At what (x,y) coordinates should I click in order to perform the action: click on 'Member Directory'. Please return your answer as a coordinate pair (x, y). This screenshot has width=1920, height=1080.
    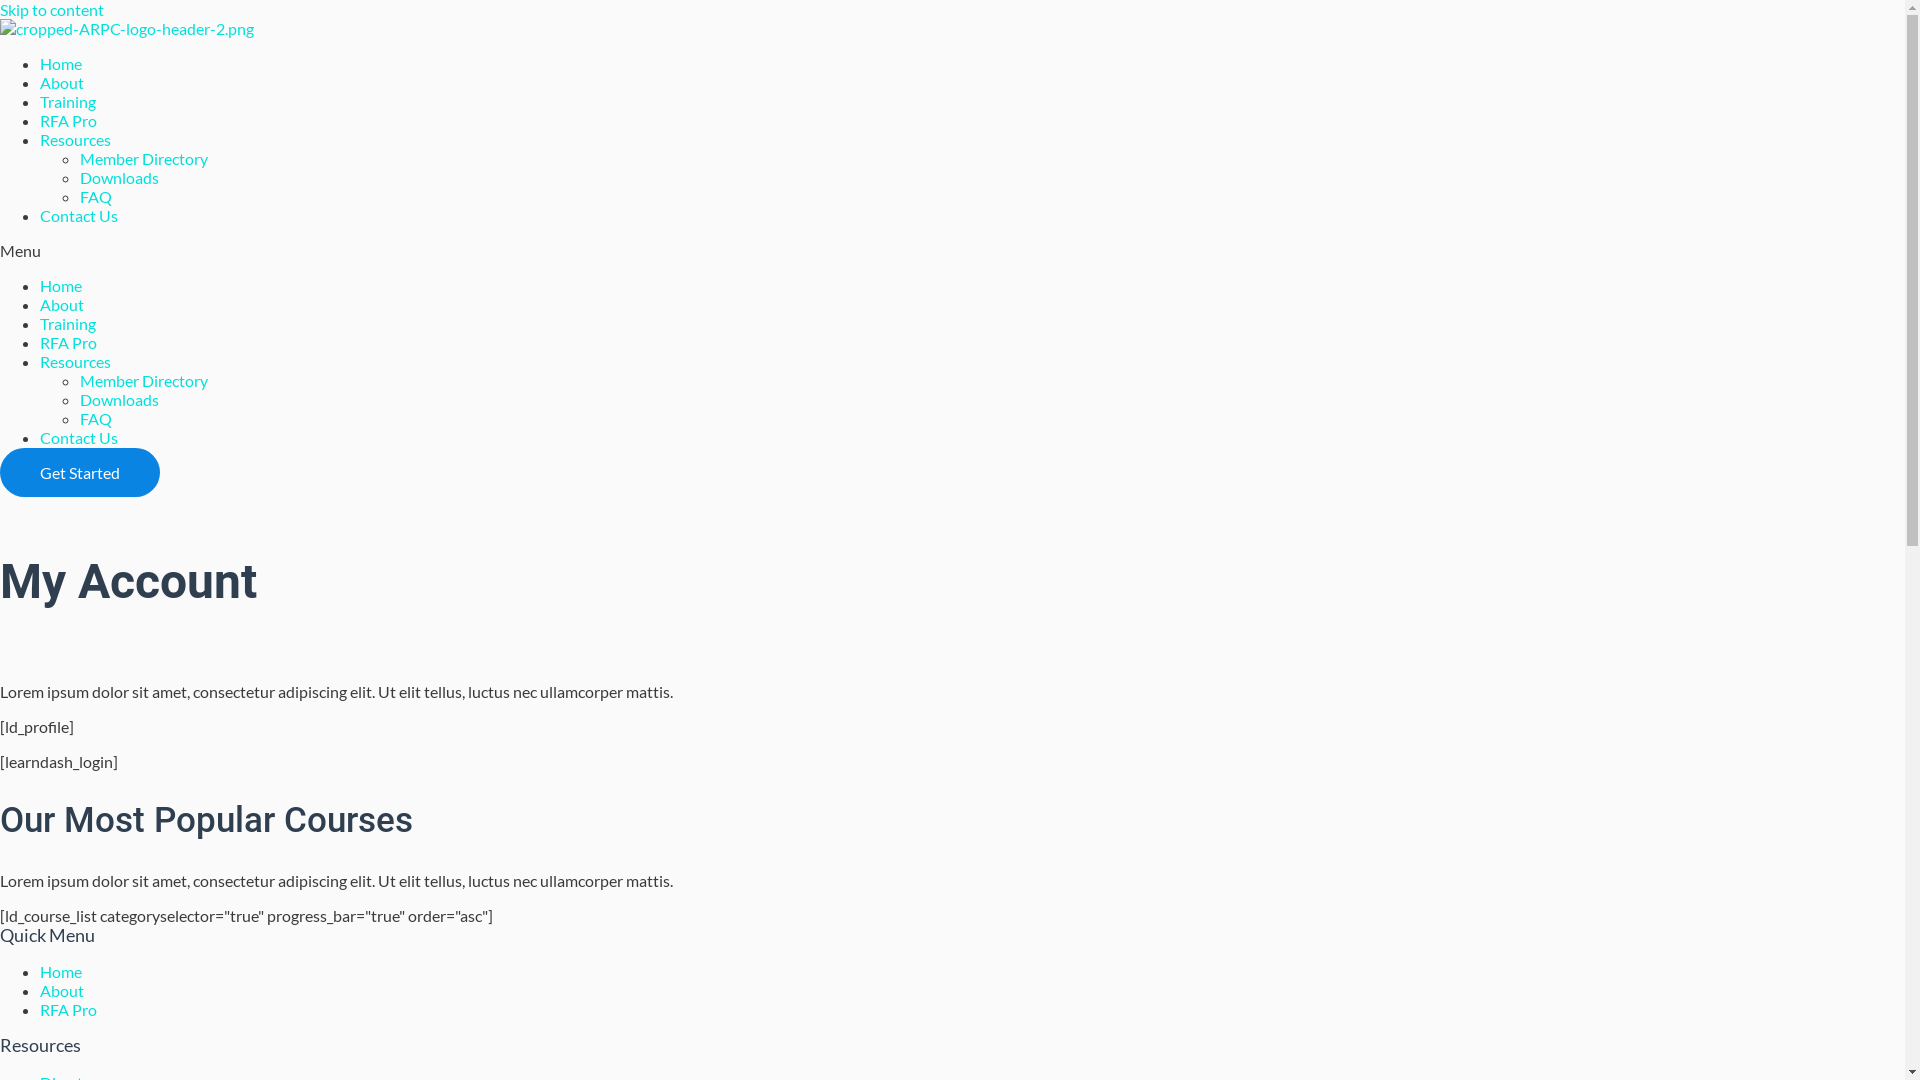
    Looking at the image, I should click on (80, 380).